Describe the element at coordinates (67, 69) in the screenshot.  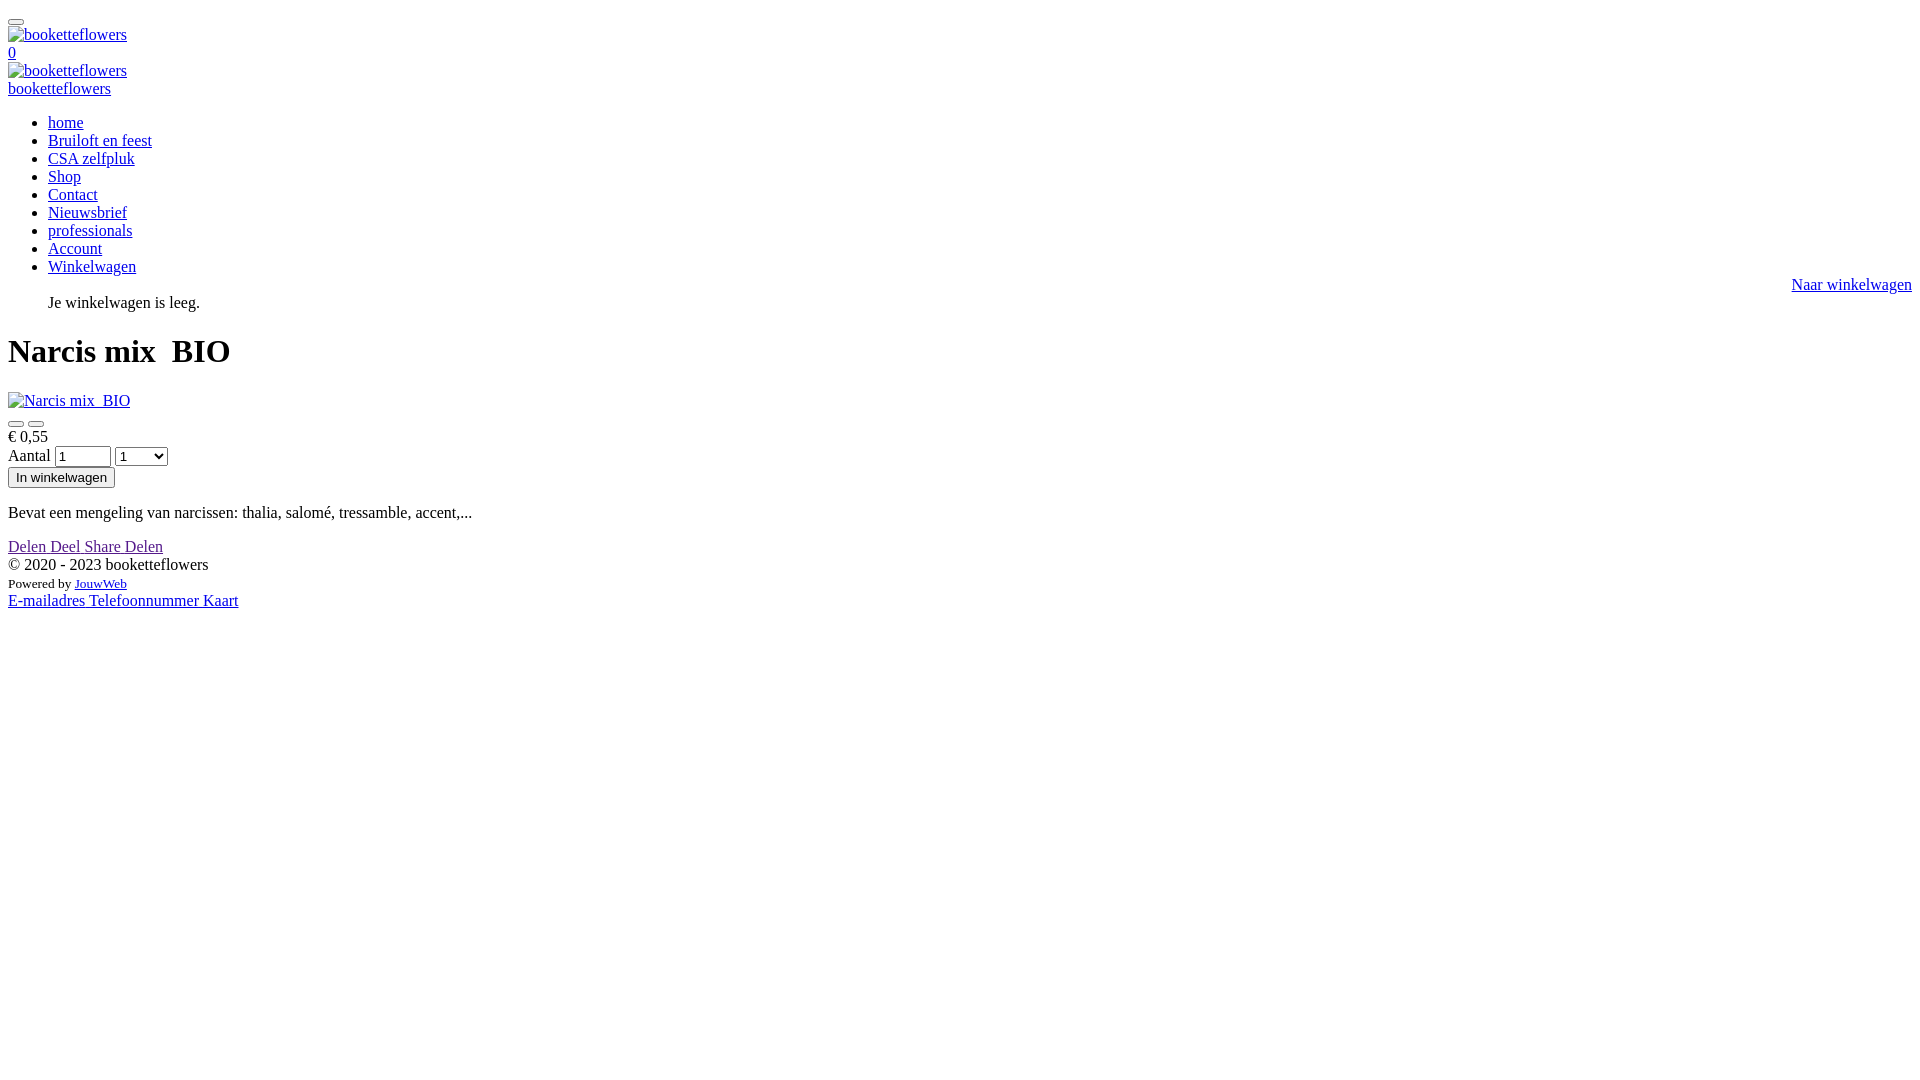
I see `'booketteflowers'` at that location.